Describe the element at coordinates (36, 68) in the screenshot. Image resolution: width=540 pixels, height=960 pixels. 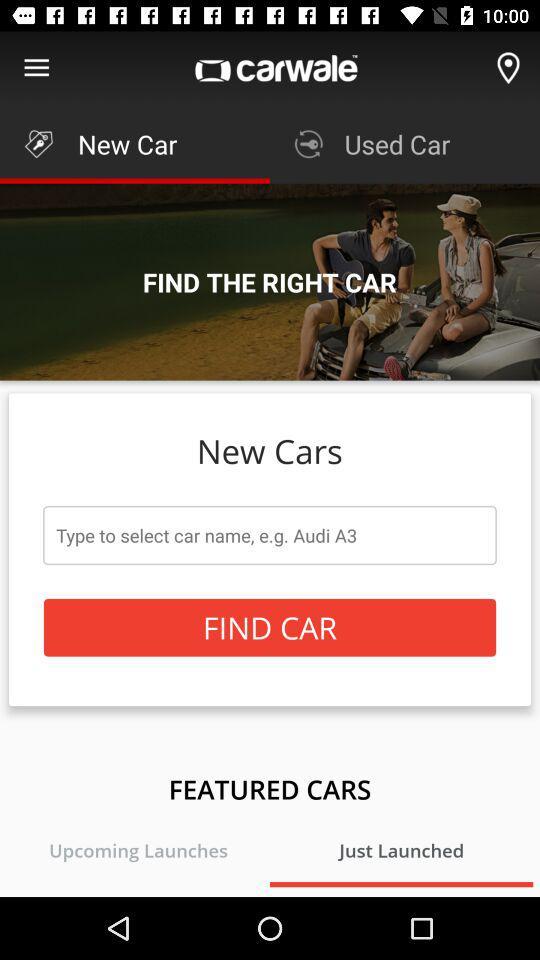
I see `main menu button` at that location.